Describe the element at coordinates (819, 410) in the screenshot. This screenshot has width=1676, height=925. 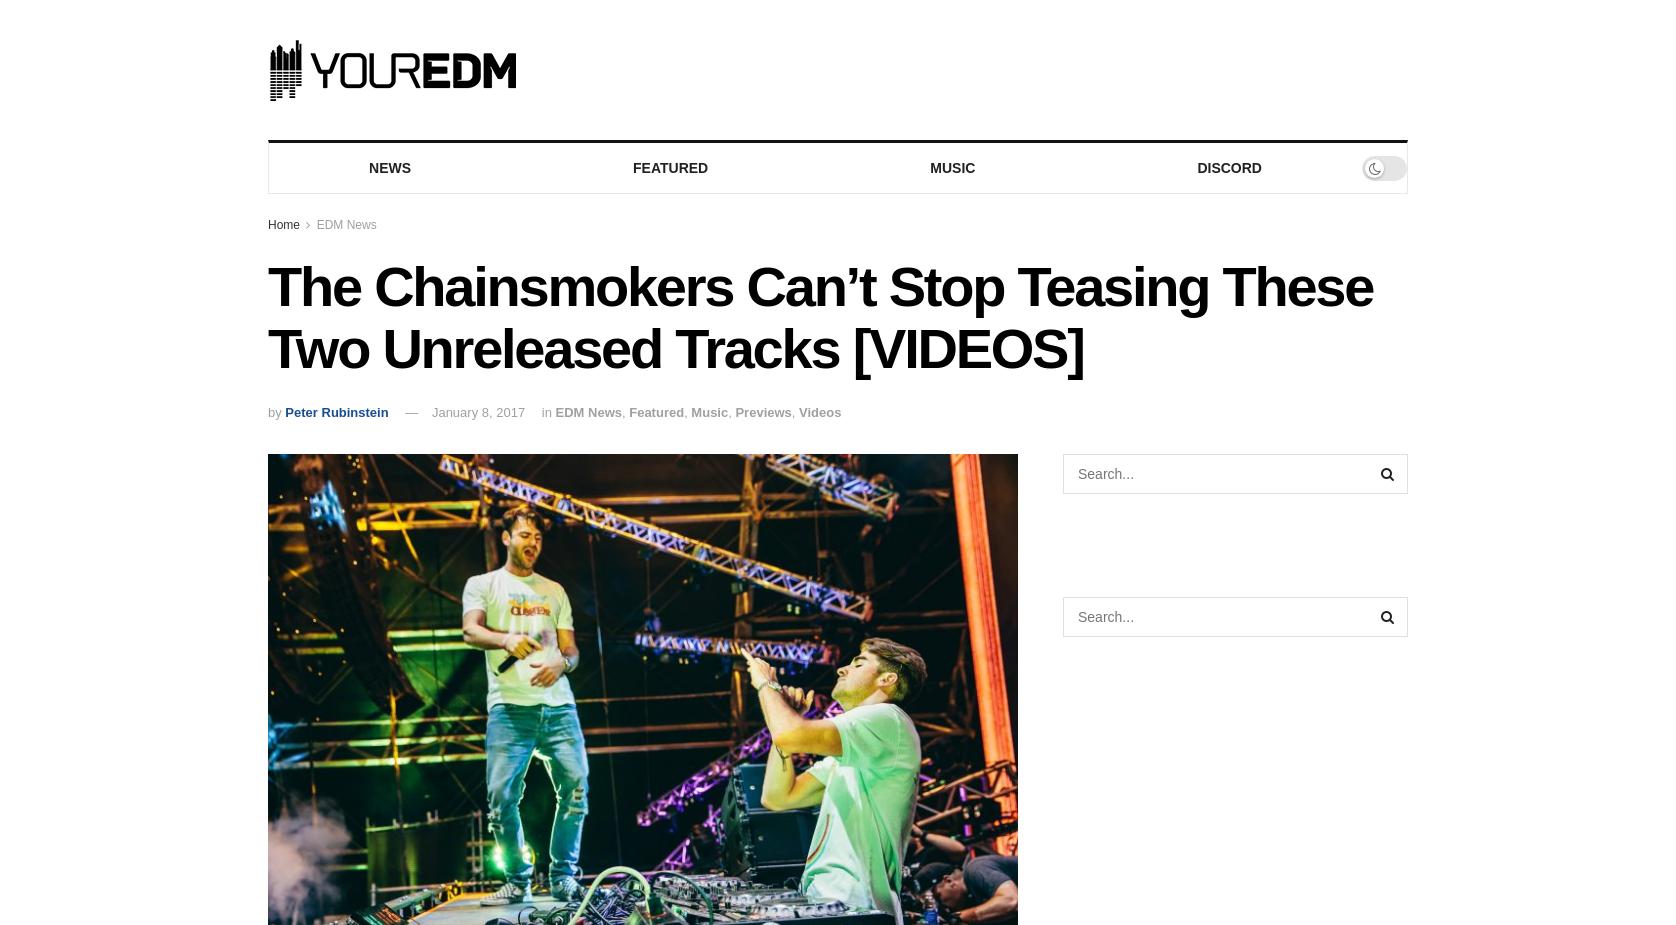
I see `'Videos'` at that location.